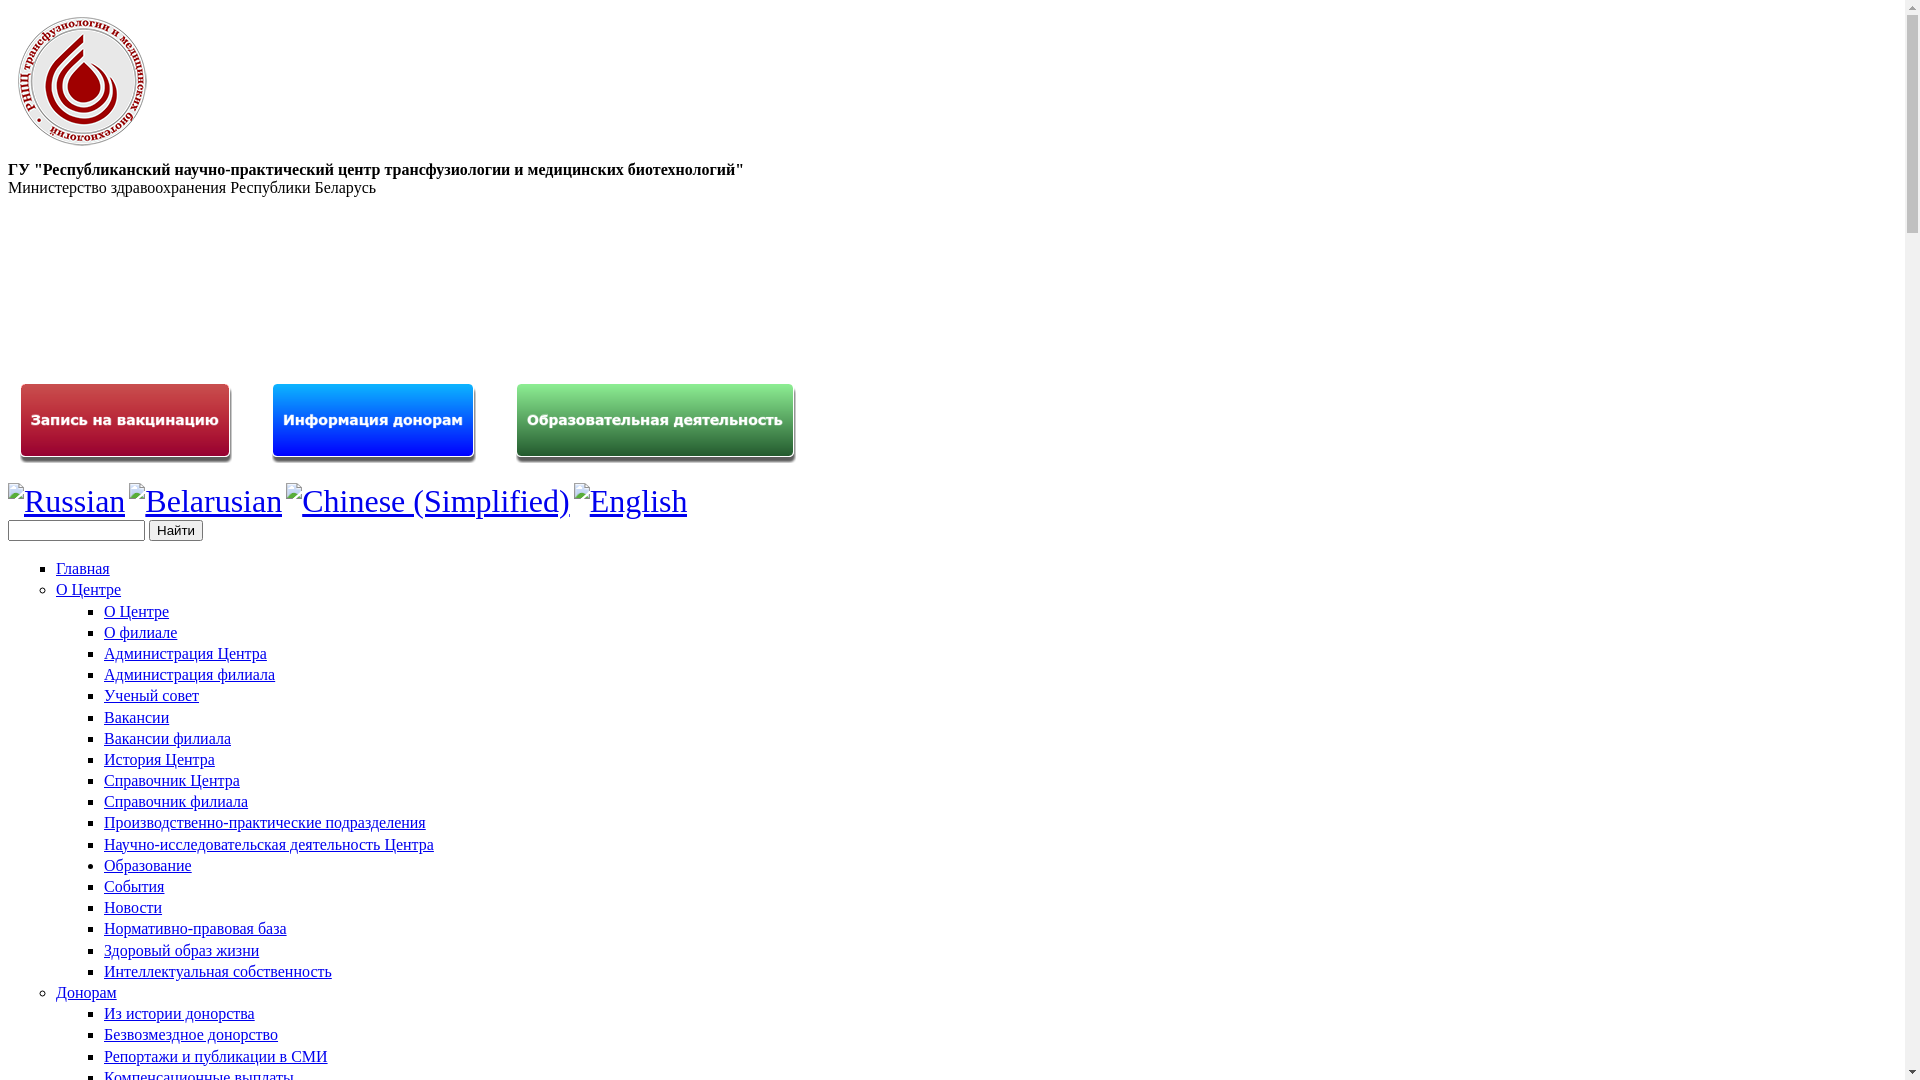 This screenshot has width=1920, height=1080. What do you see at coordinates (205, 500) in the screenshot?
I see `'Belarusian'` at bounding box center [205, 500].